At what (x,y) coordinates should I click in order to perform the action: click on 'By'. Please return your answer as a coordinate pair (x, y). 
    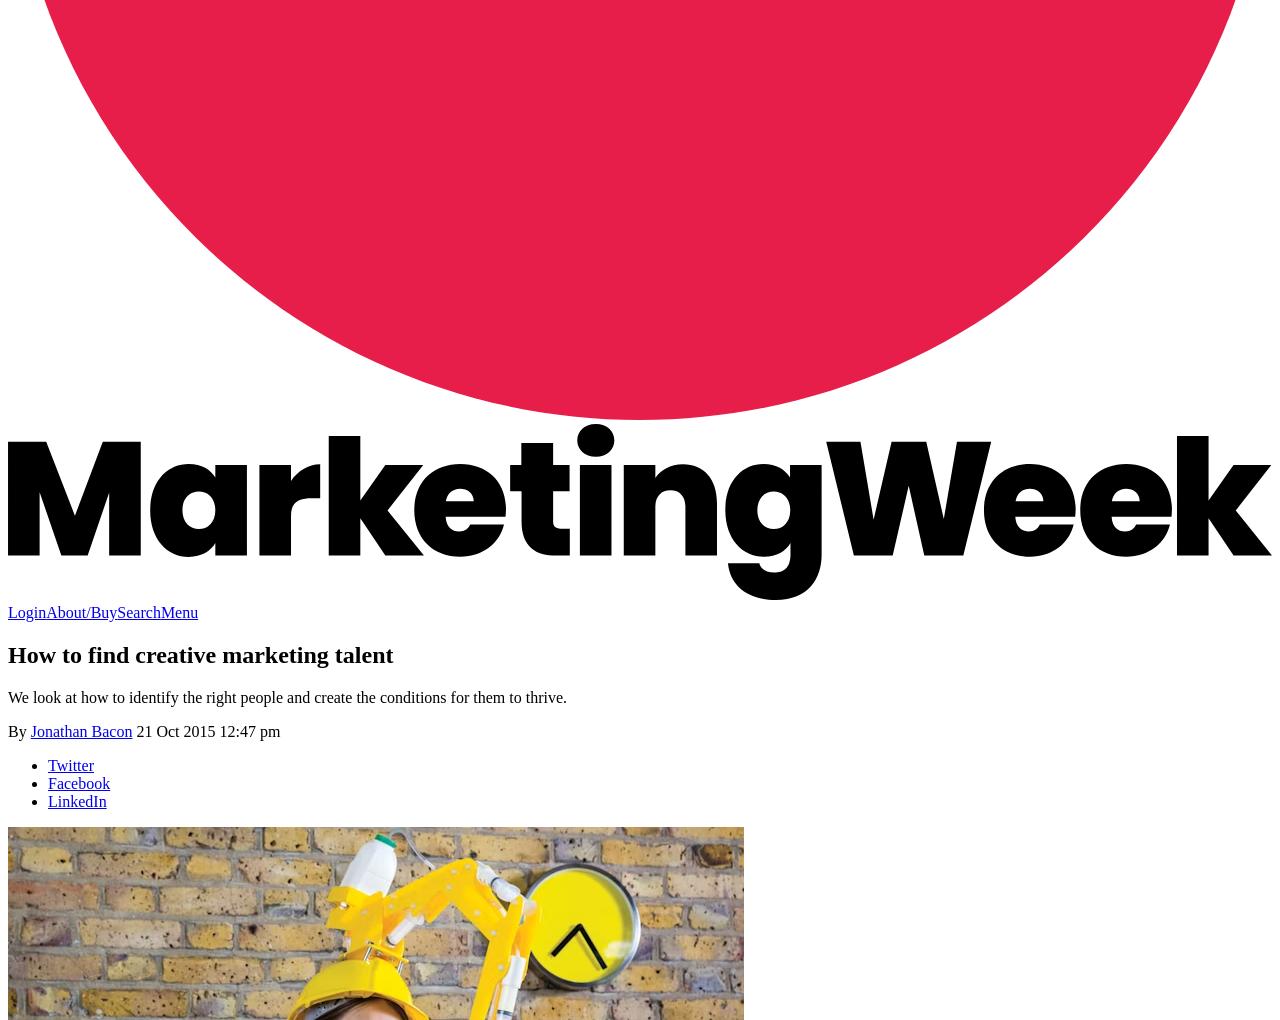
    Looking at the image, I should click on (18, 730).